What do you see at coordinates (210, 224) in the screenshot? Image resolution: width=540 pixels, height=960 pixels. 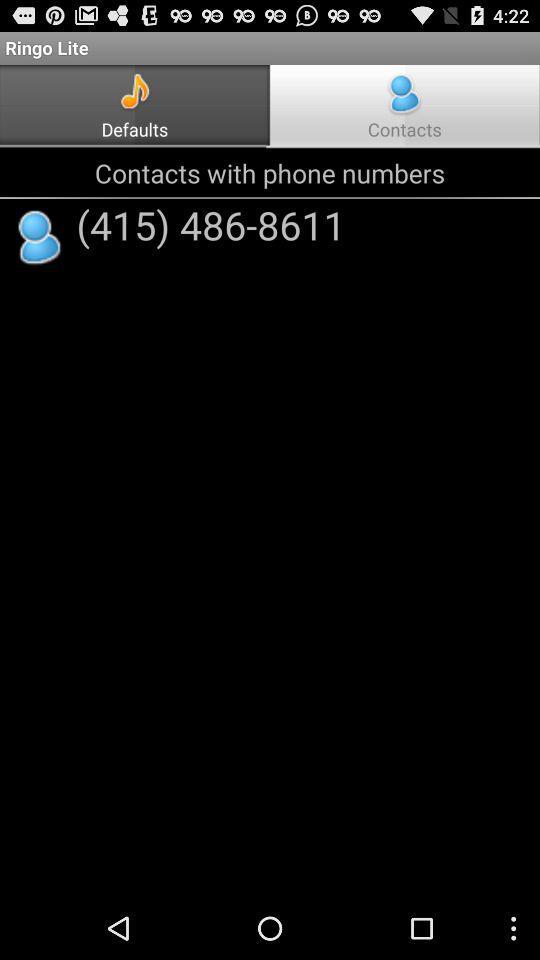 I see `(415) 486-8611 icon` at bounding box center [210, 224].